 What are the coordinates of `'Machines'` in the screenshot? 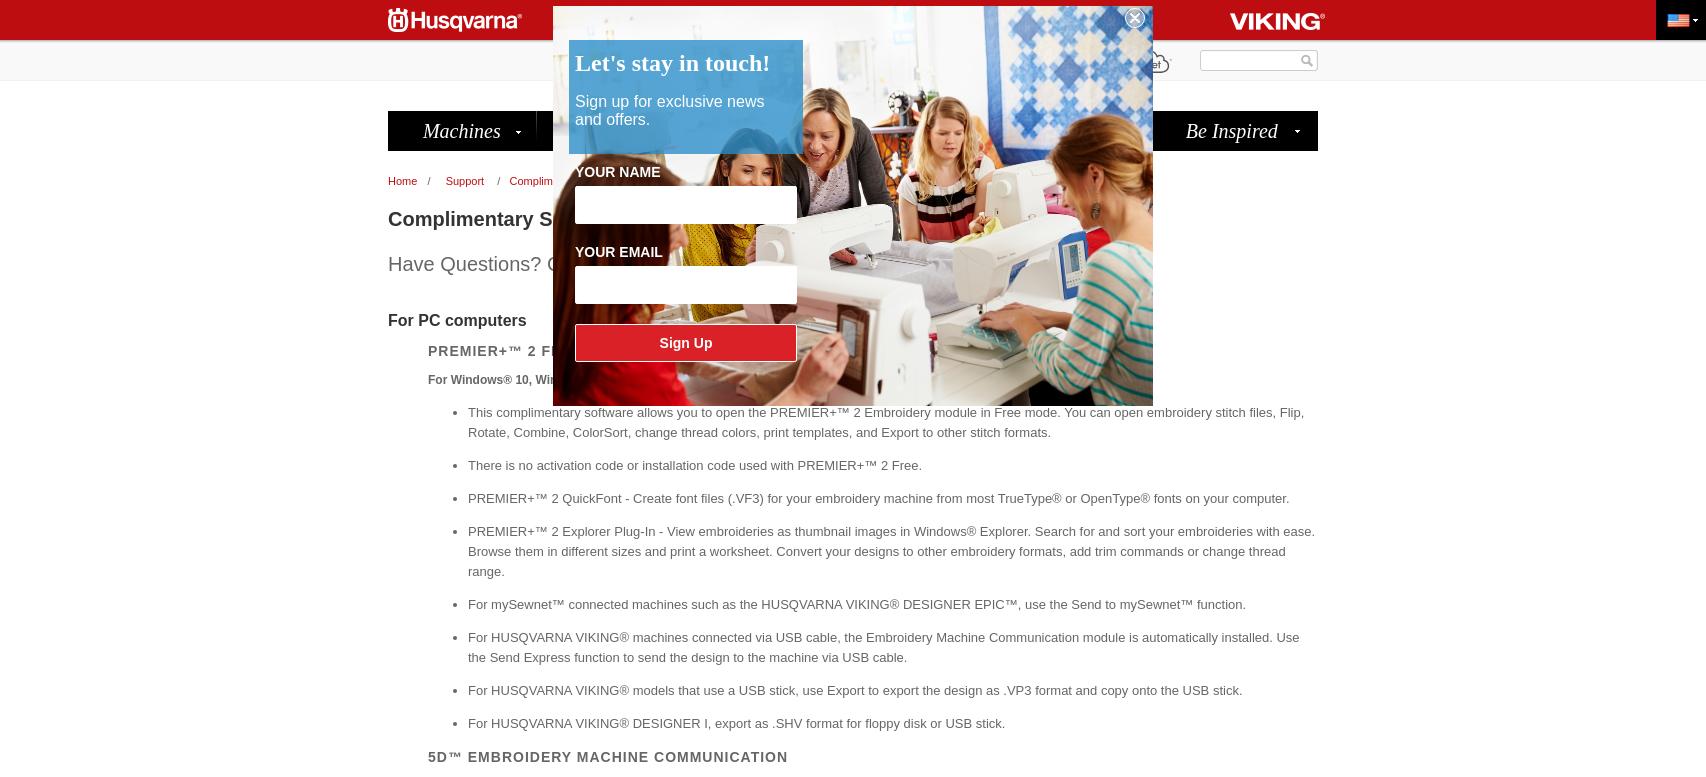 It's located at (459, 131).